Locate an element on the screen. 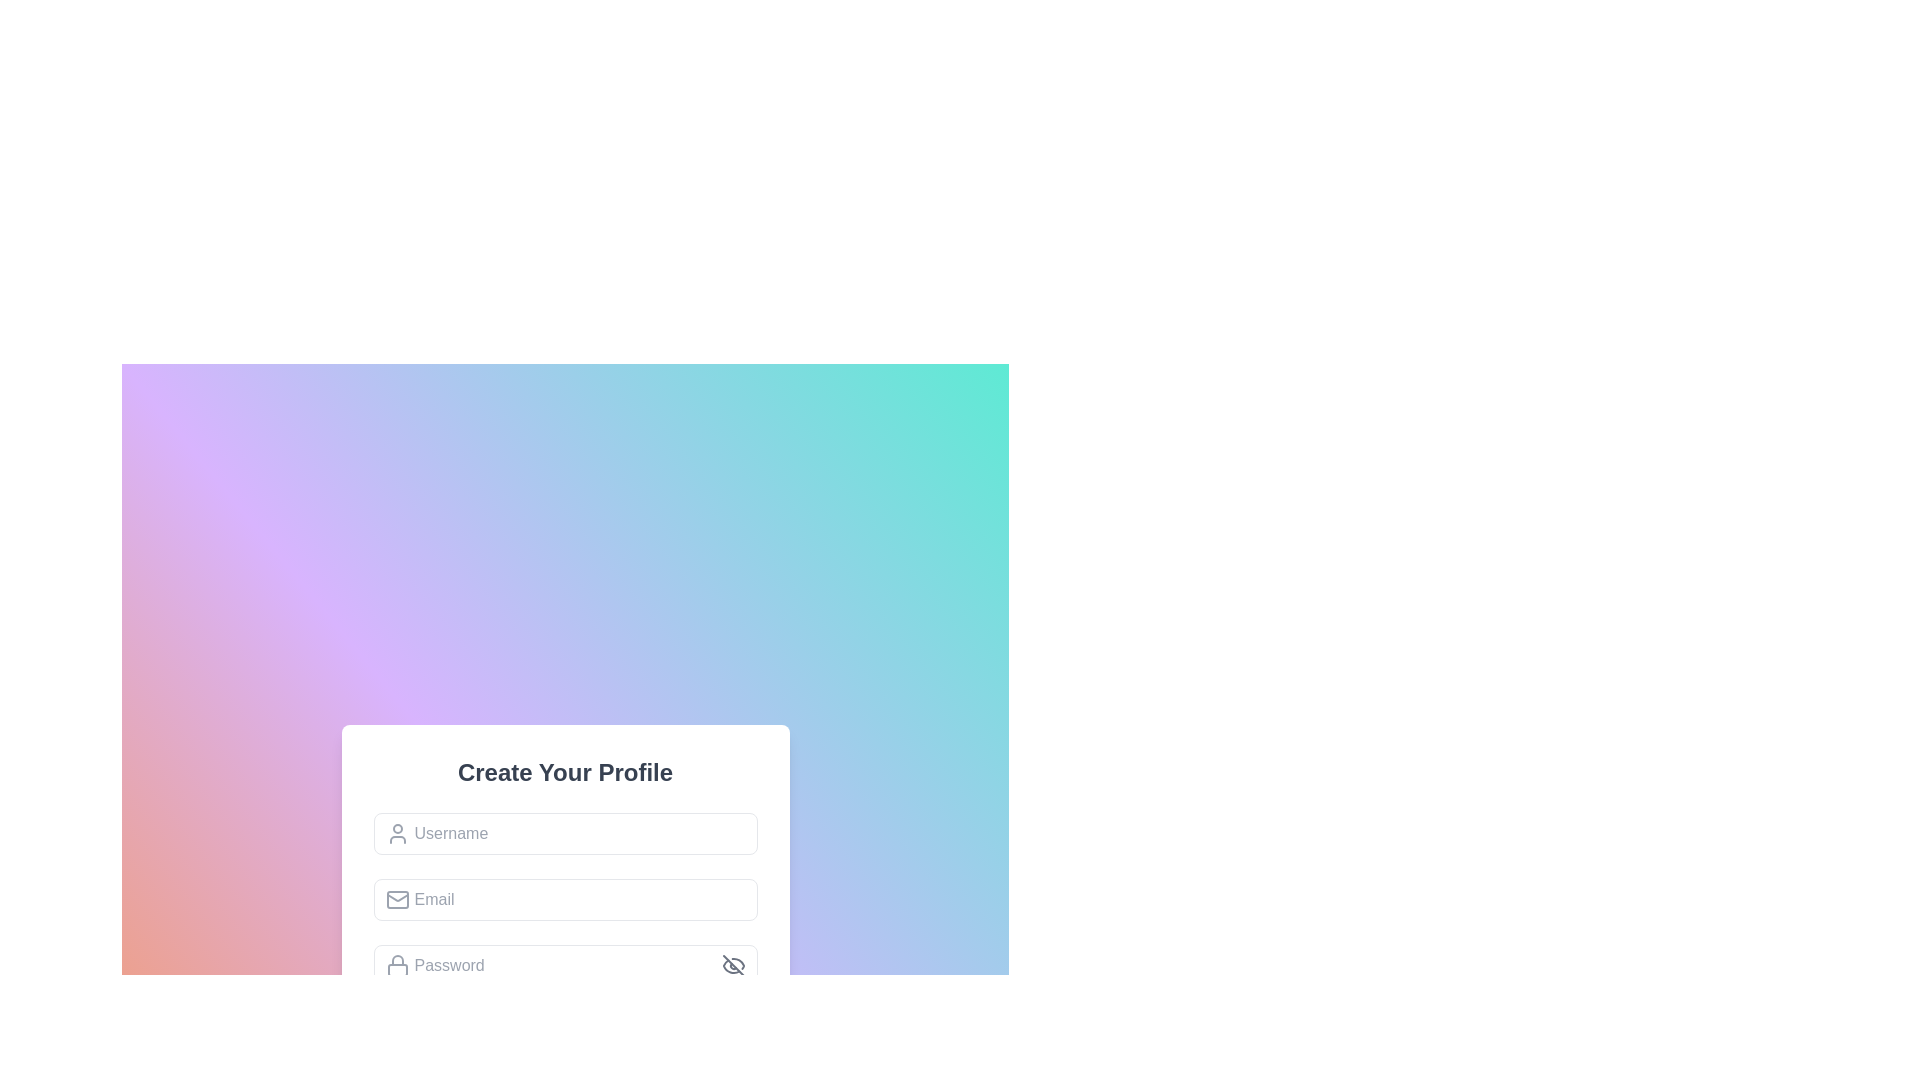 The width and height of the screenshot is (1920, 1080). the 'hide' icon, which depicts an eye with a slash across it is located at coordinates (732, 964).